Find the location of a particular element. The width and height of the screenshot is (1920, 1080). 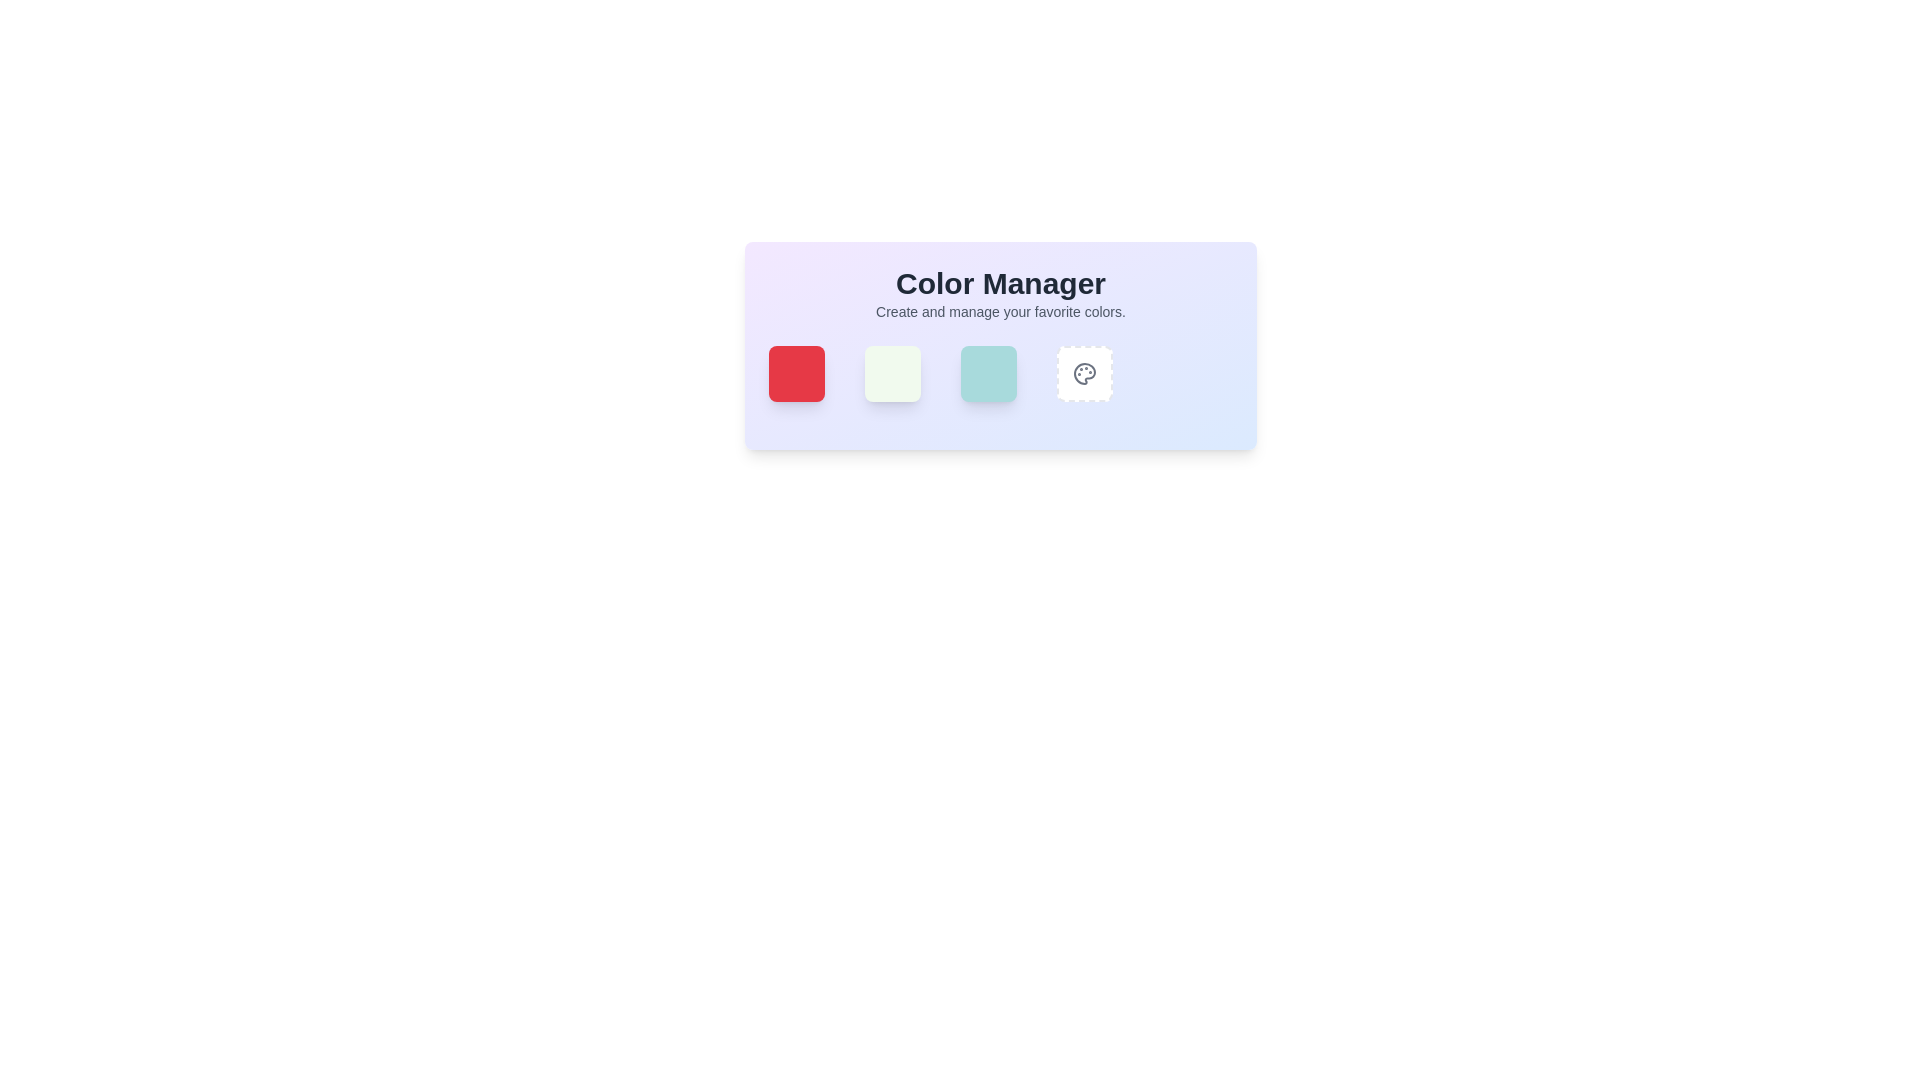

the selectable color tile, which is the third item in a horizontally-aligned grid of five items is located at coordinates (988, 374).